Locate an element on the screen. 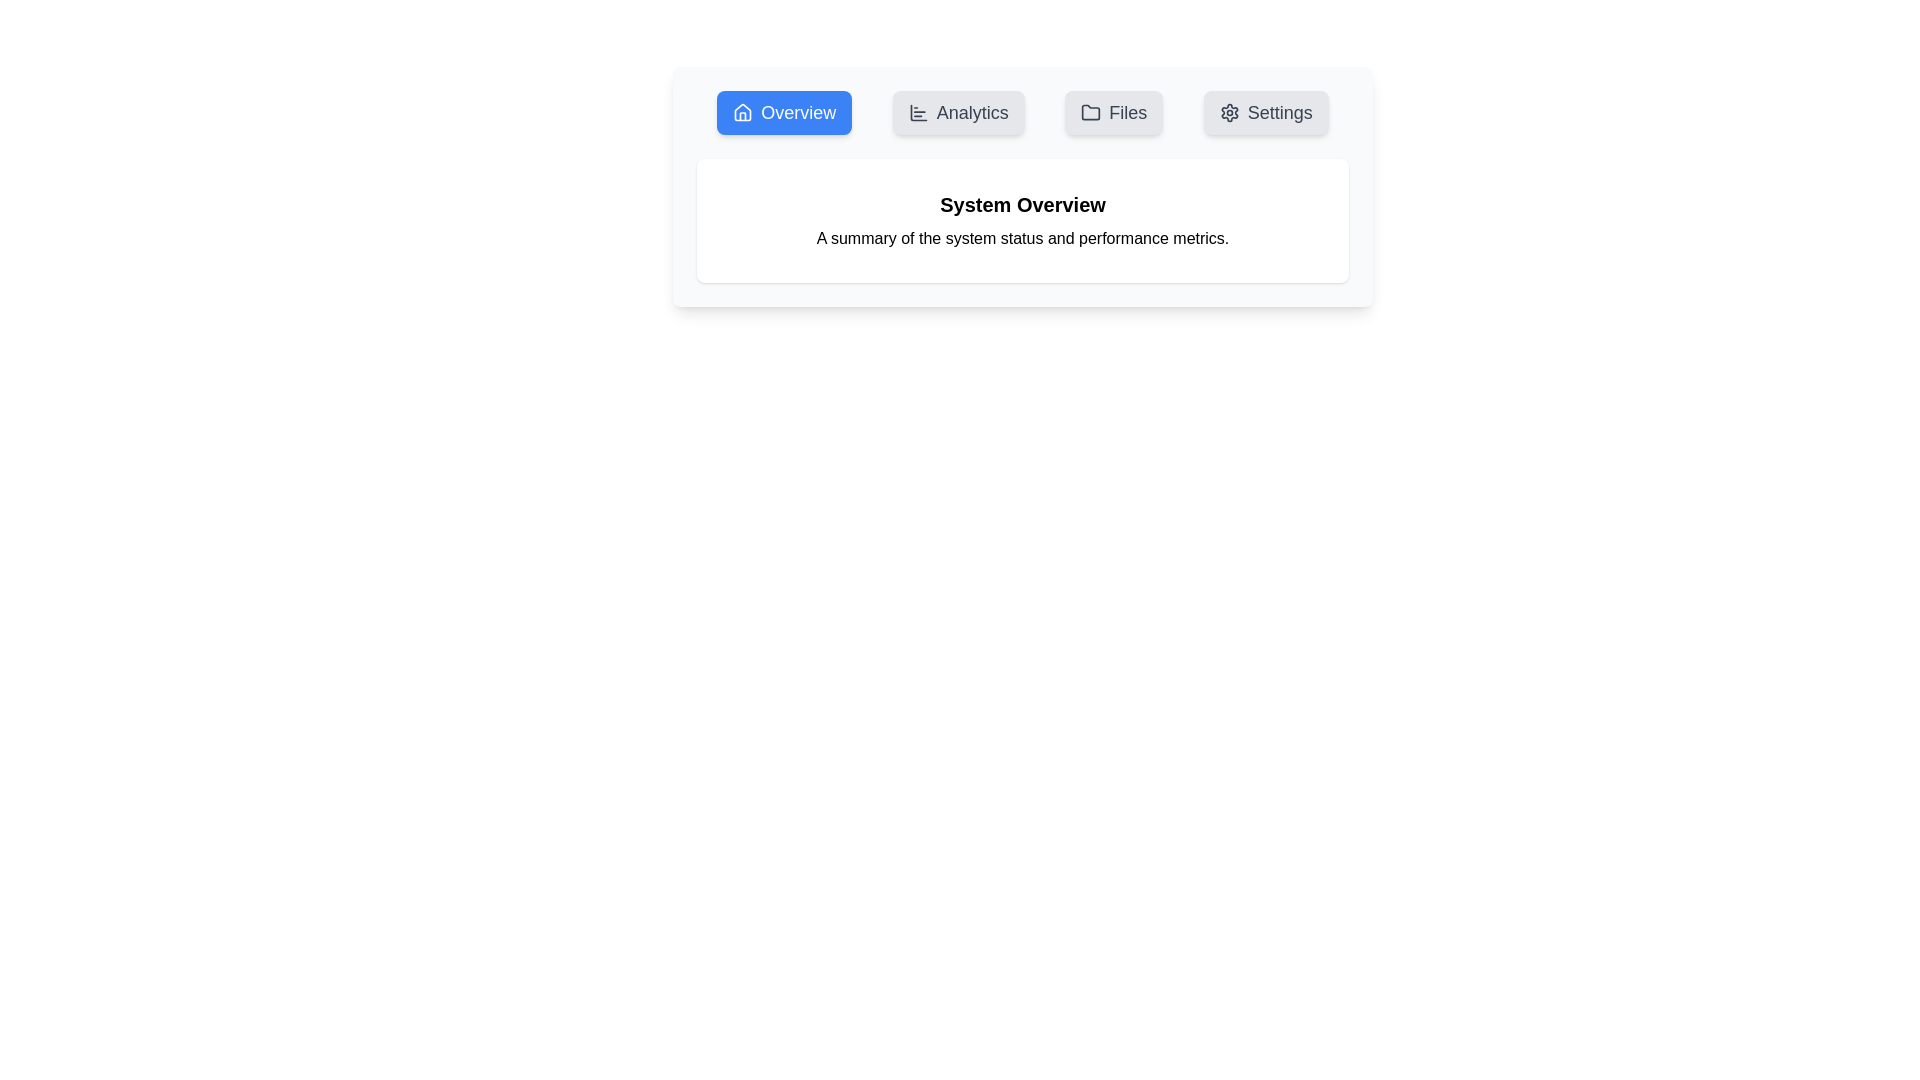 The width and height of the screenshot is (1920, 1080). the 'Overview' navigation button with a blue background and white text located at the far left of the navigation group is located at coordinates (783, 112).